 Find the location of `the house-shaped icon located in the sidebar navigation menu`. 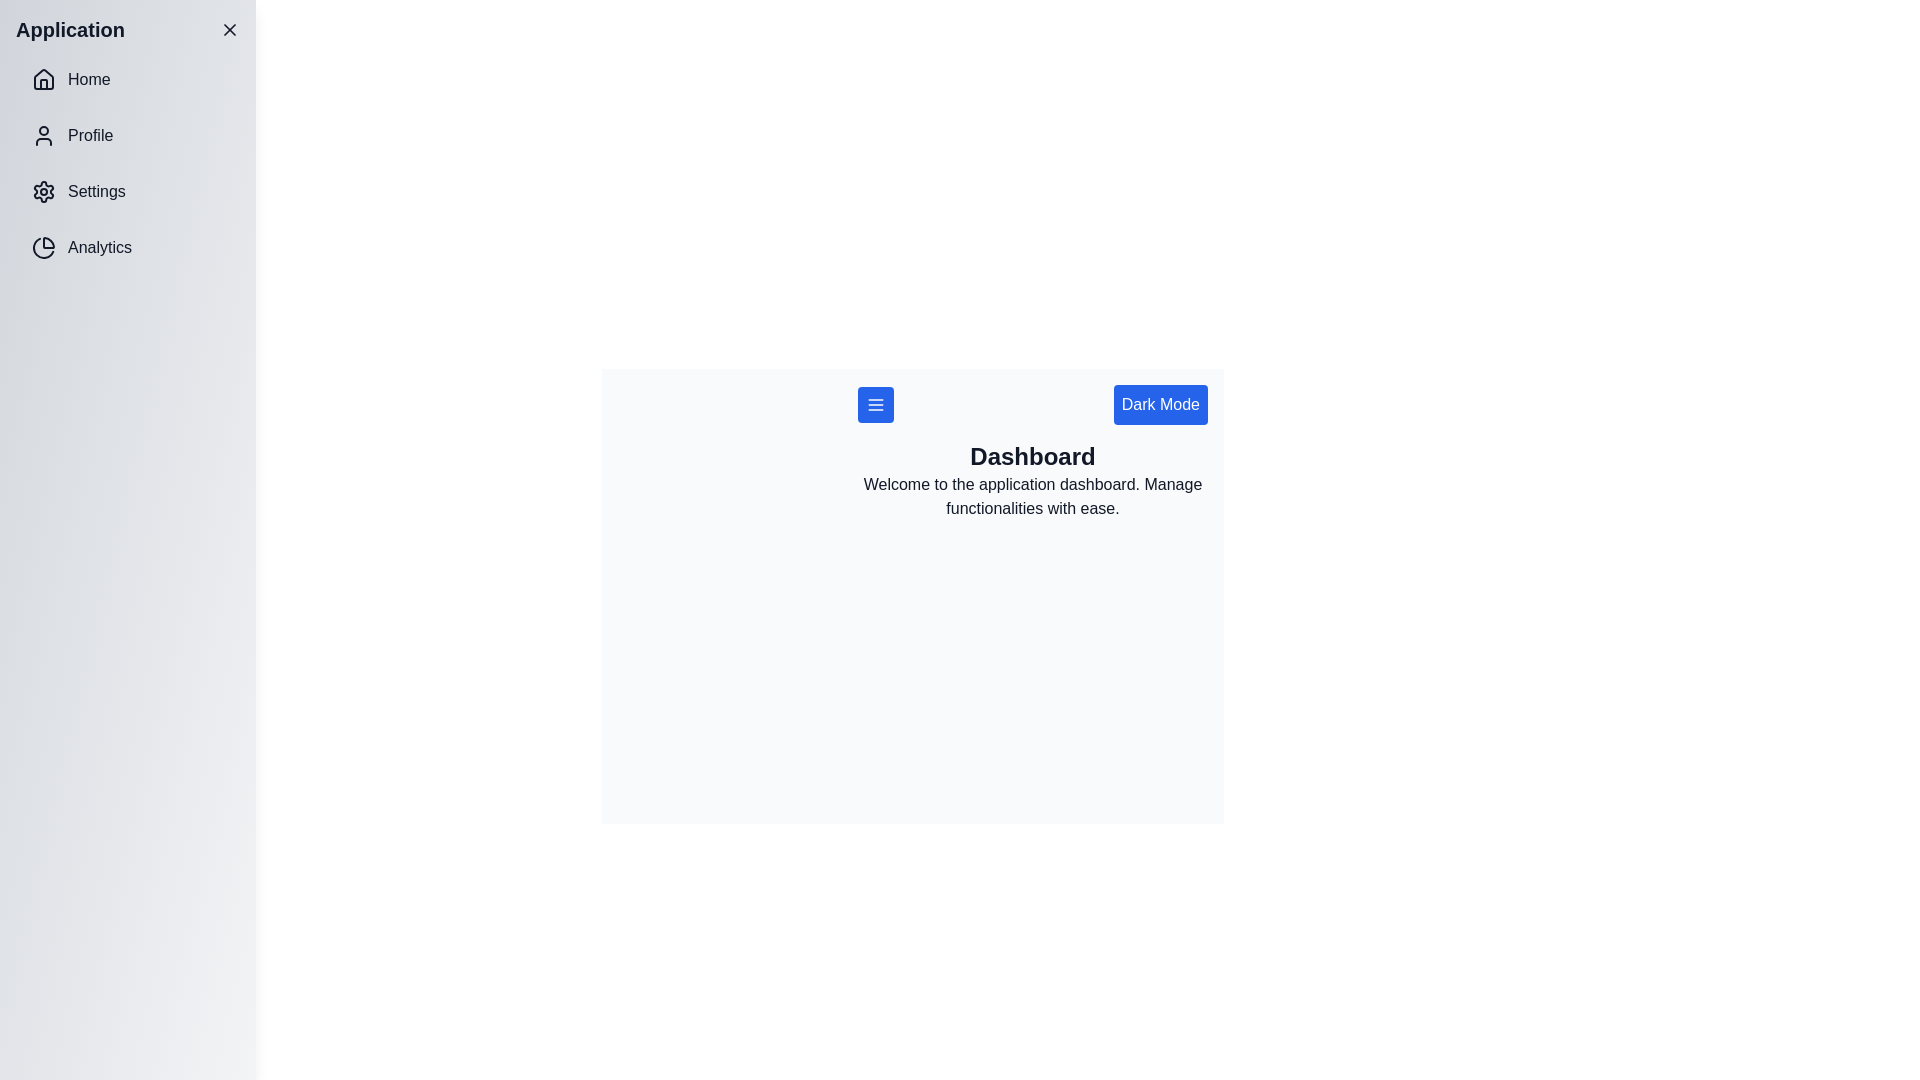

the house-shaped icon located in the sidebar navigation menu is located at coordinates (43, 79).